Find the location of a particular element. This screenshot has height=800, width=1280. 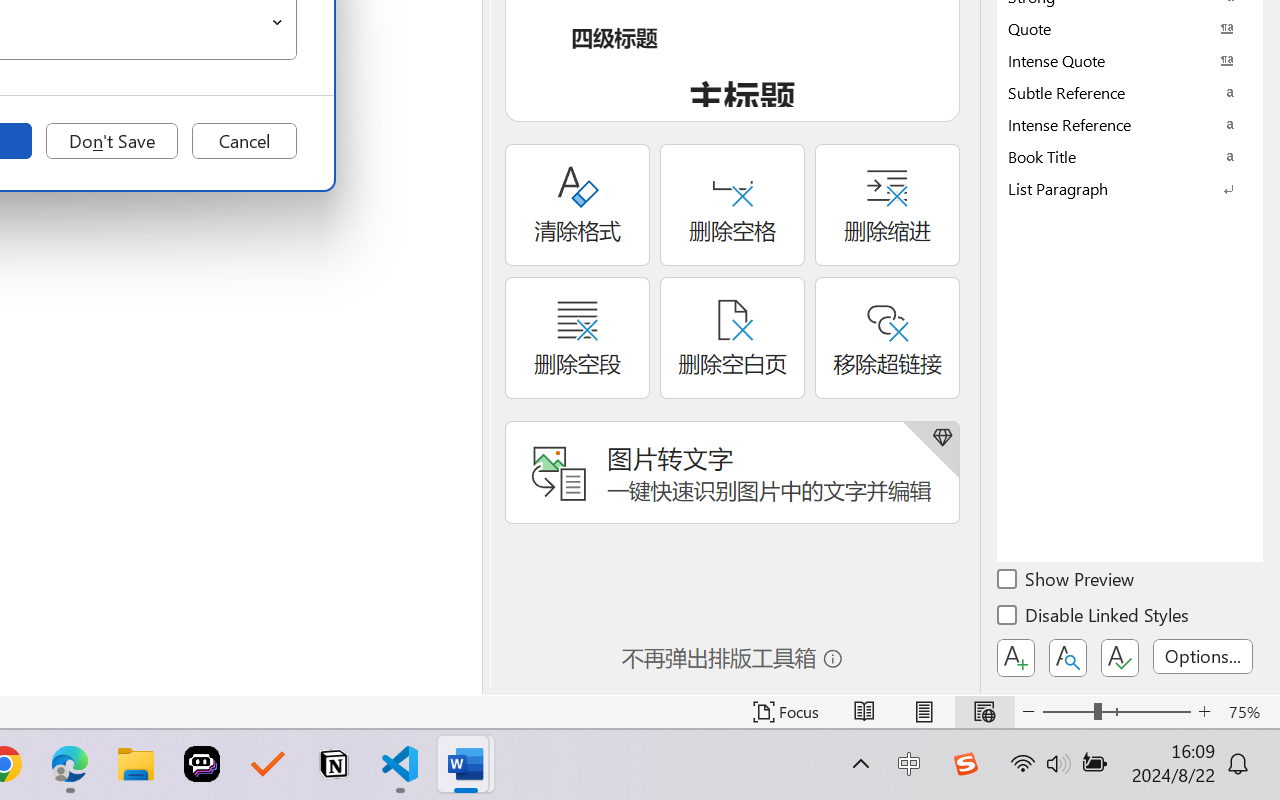

'Options...' is located at coordinates (1202, 655).